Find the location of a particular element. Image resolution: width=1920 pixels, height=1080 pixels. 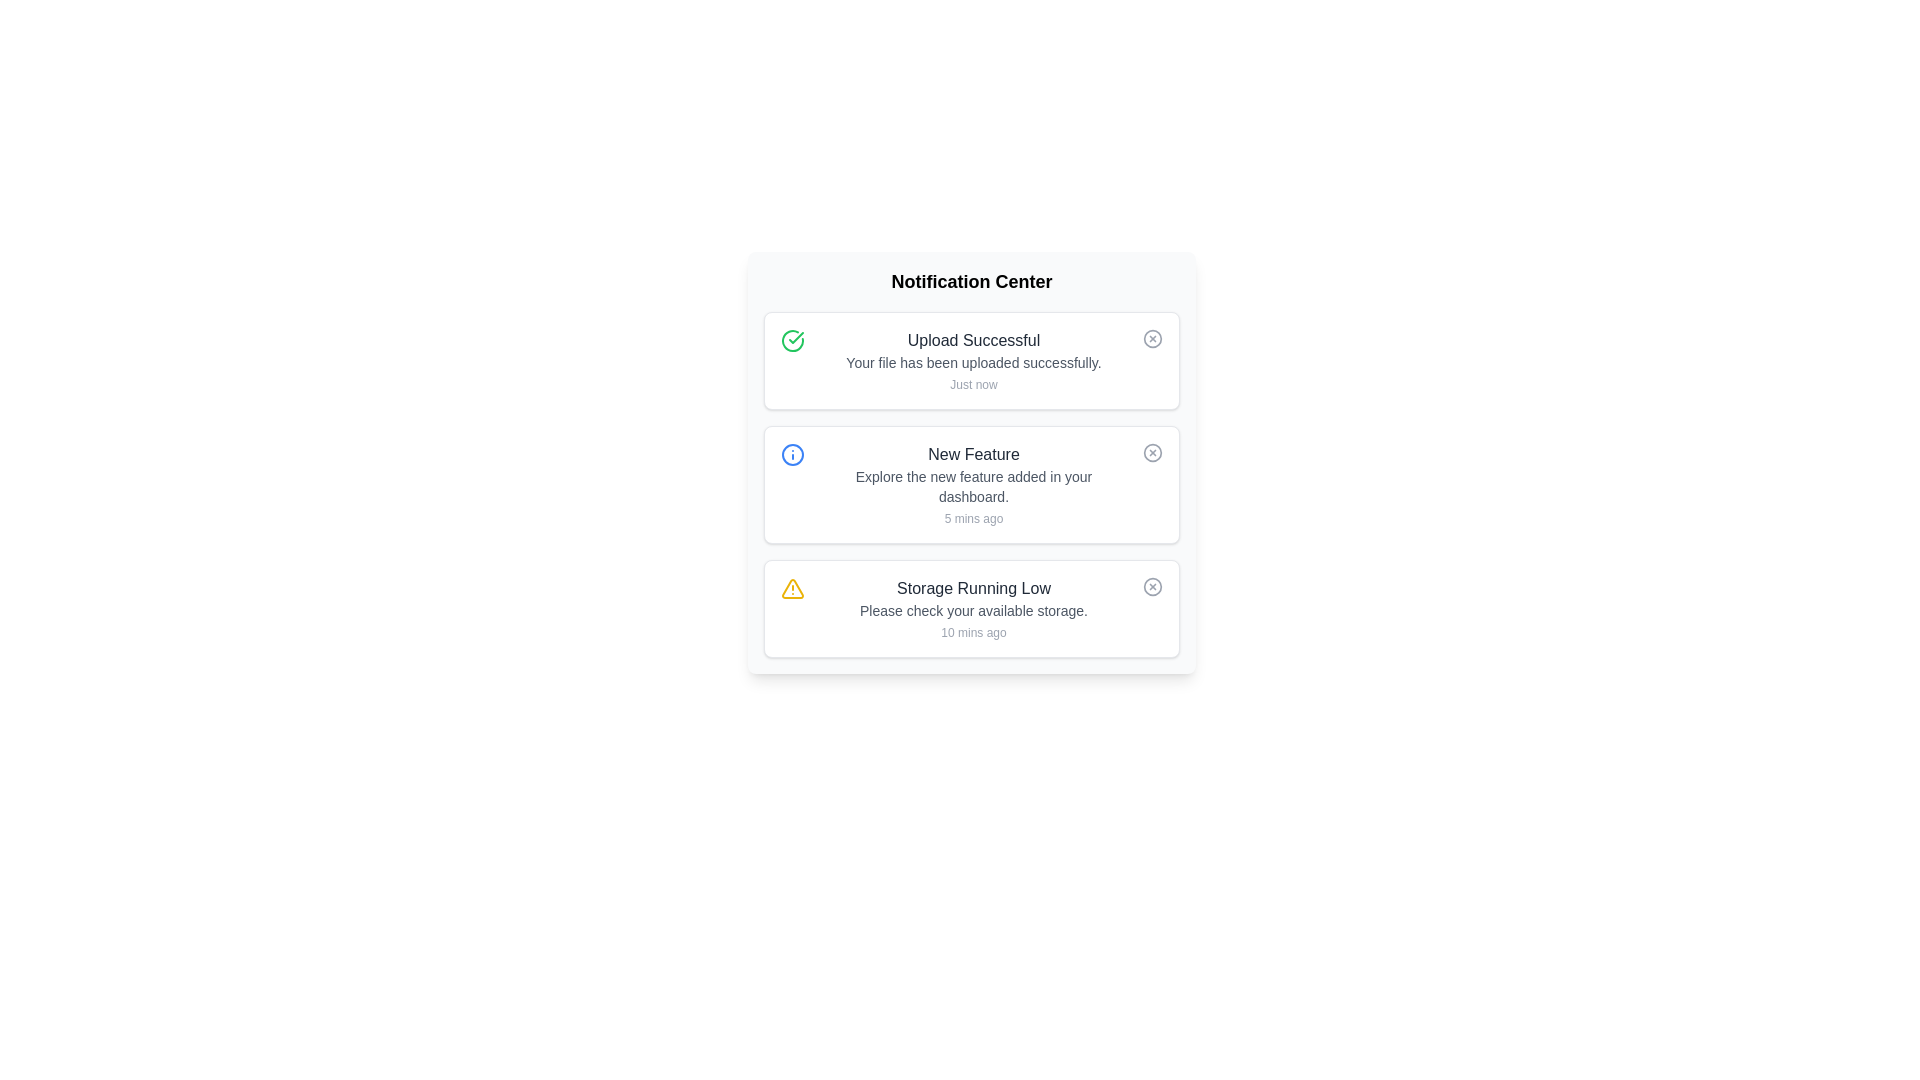

text label displaying 'Upload Successful' located in the top-right section of the notification card in the Notification Center panel is located at coordinates (974, 339).